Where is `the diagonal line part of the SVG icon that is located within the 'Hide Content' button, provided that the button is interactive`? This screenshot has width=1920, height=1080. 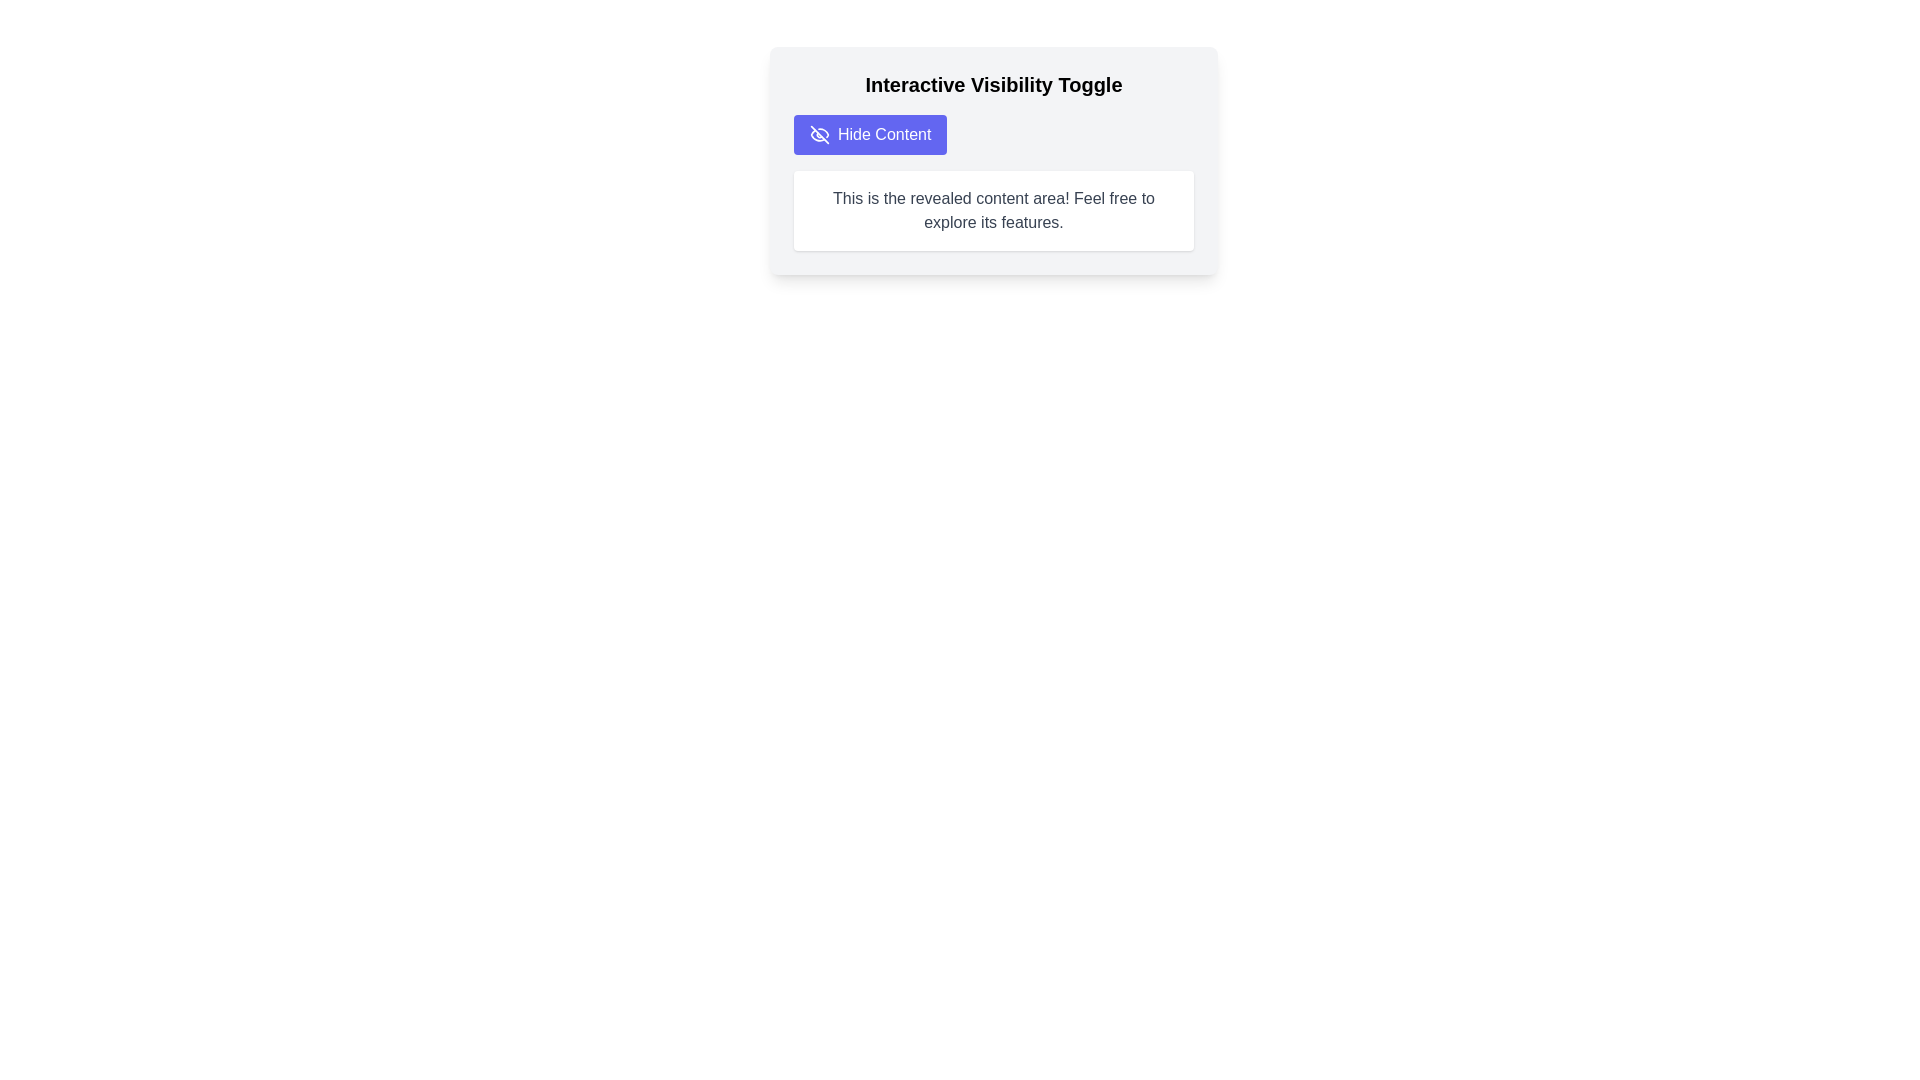
the diagonal line part of the SVG icon that is located within the 'Hide Content' button, provided that the button is interactive is located at coordinates (820, 134).